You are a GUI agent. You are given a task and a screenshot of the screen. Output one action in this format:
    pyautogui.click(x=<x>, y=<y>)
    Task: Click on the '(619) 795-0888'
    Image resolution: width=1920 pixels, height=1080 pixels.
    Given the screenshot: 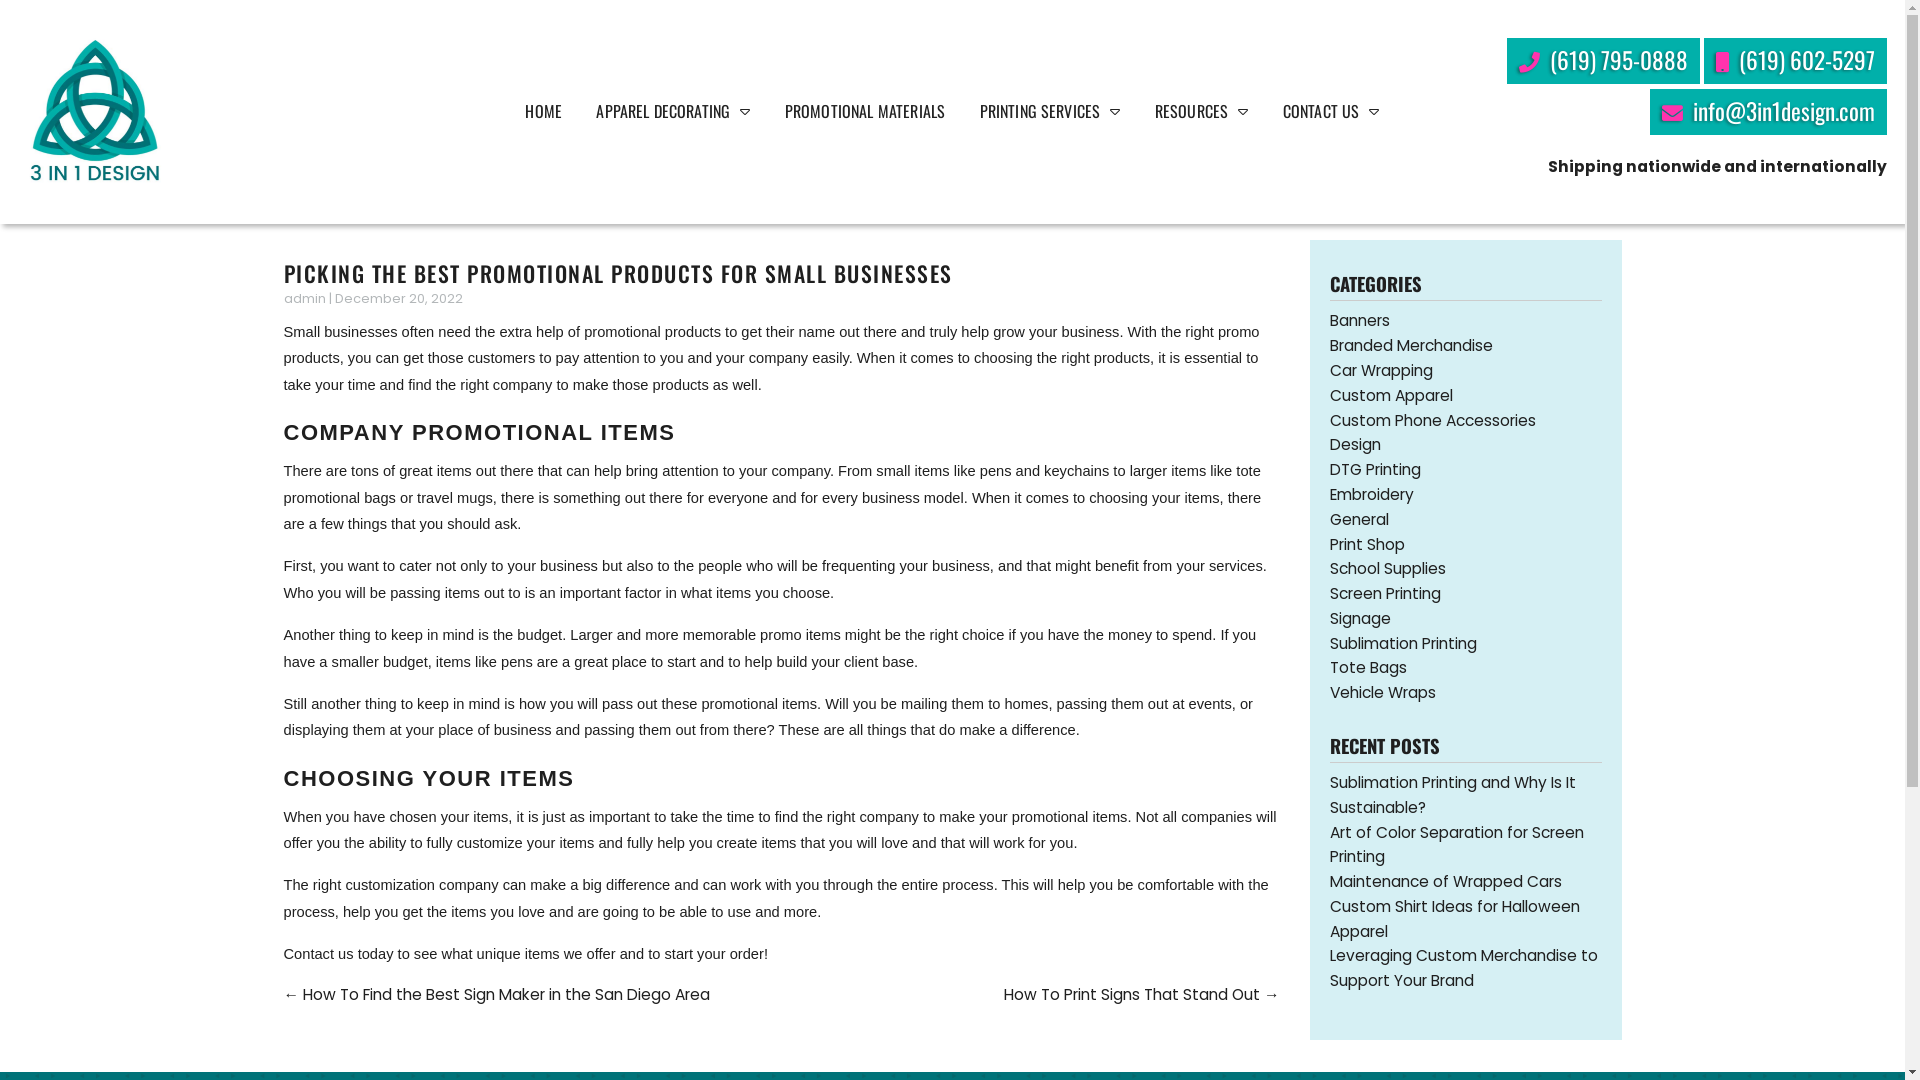 What is the action you would take?
    pyautogui.click(x=1602, y=60)
    